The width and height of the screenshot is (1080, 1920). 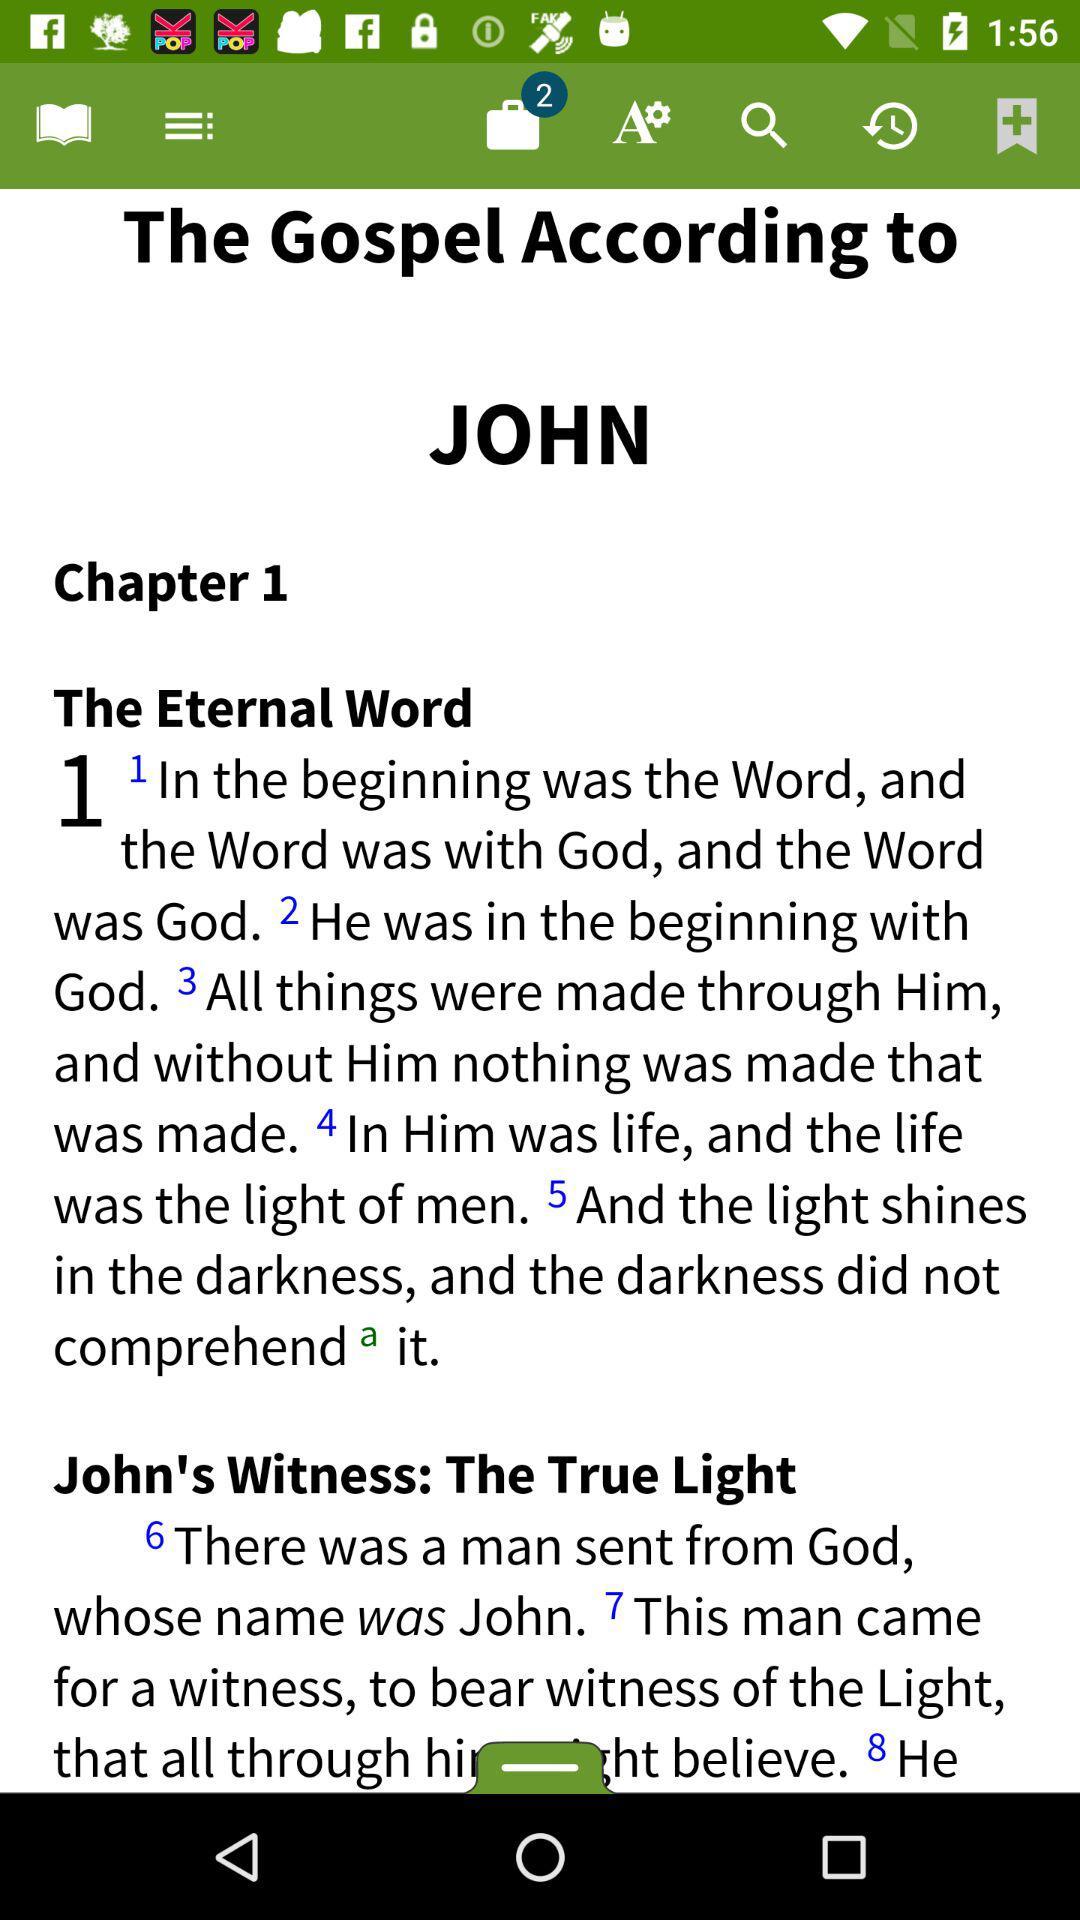 What do you see at coordinates (764, 124) in the screenshot?
I see `search` at bounding box center [764, 124].